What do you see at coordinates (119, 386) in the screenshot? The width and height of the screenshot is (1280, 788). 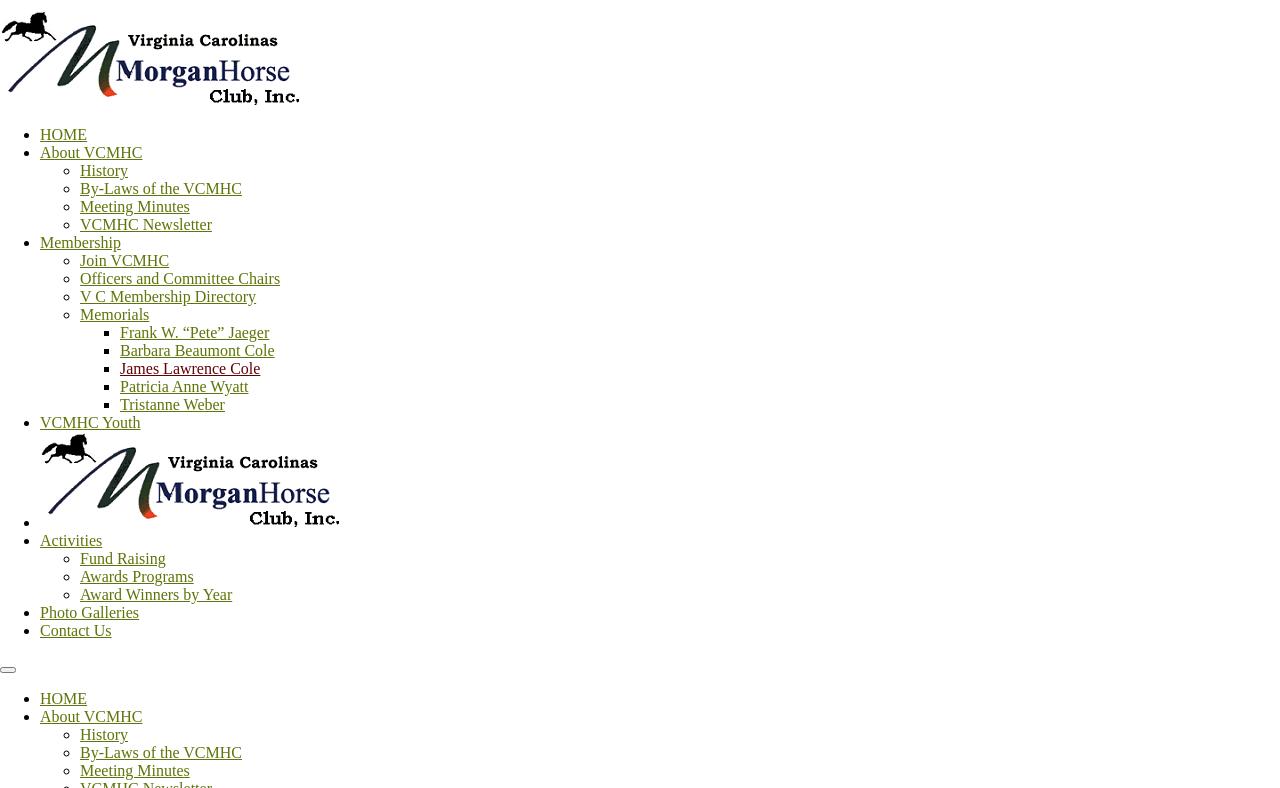 I see `'Patricia Anne Wyatt'` at bounding box center [119, 386].